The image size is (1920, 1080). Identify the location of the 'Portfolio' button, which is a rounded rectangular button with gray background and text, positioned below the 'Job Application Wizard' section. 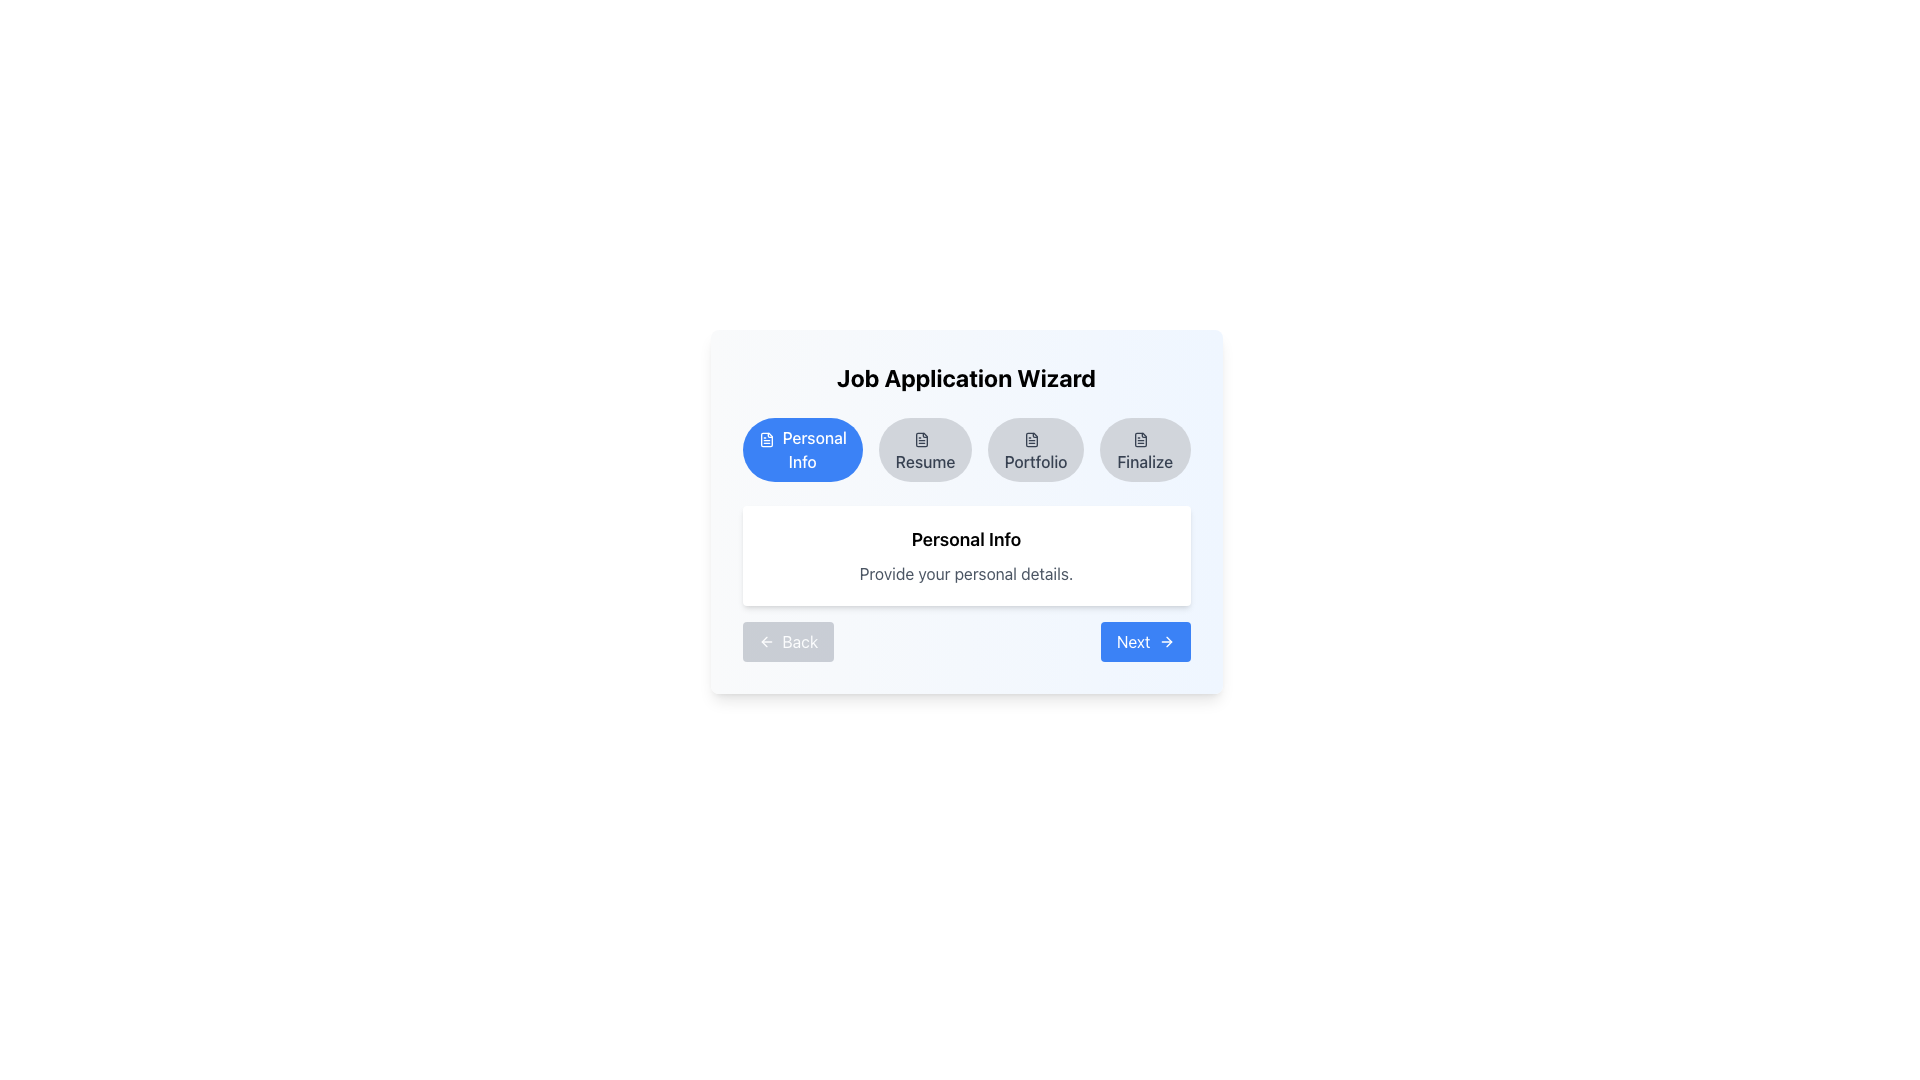
(1036, 450).